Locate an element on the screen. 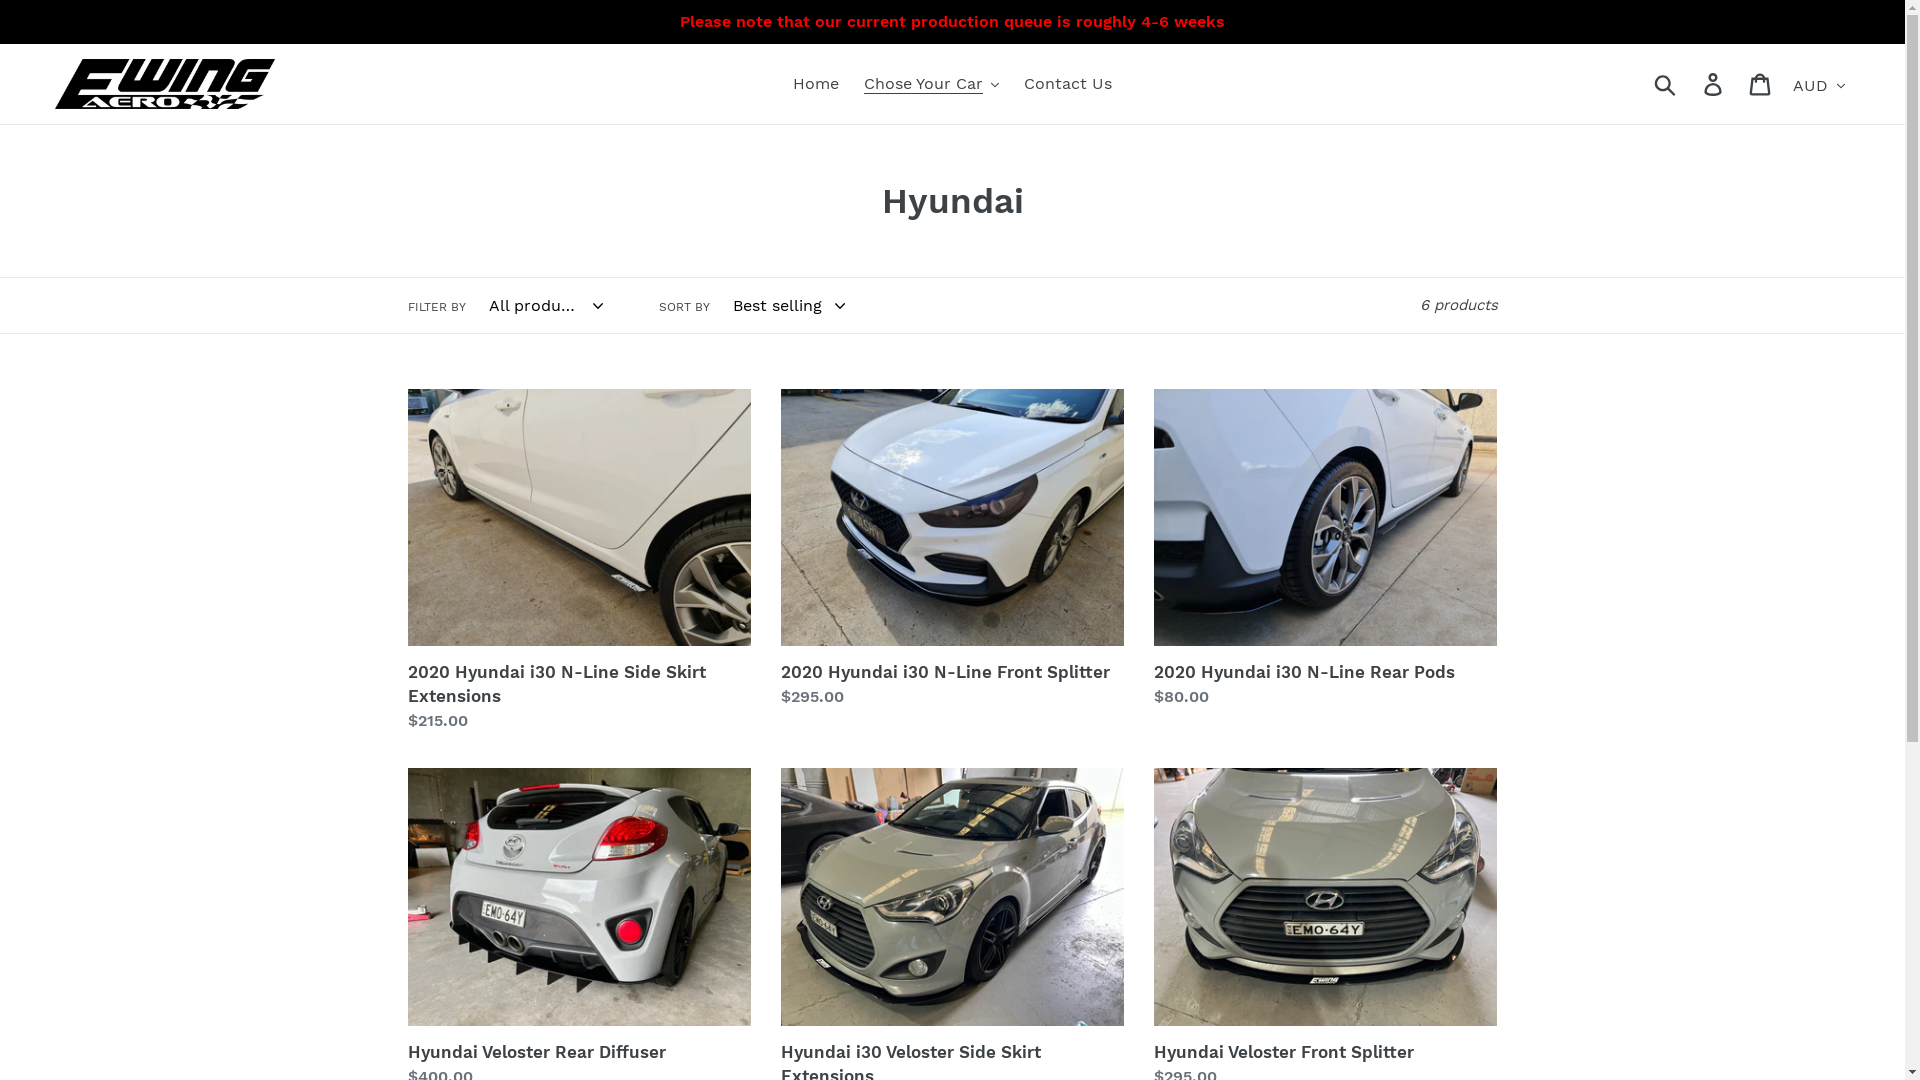  'Log in' is located at coordinates (1713, 83).